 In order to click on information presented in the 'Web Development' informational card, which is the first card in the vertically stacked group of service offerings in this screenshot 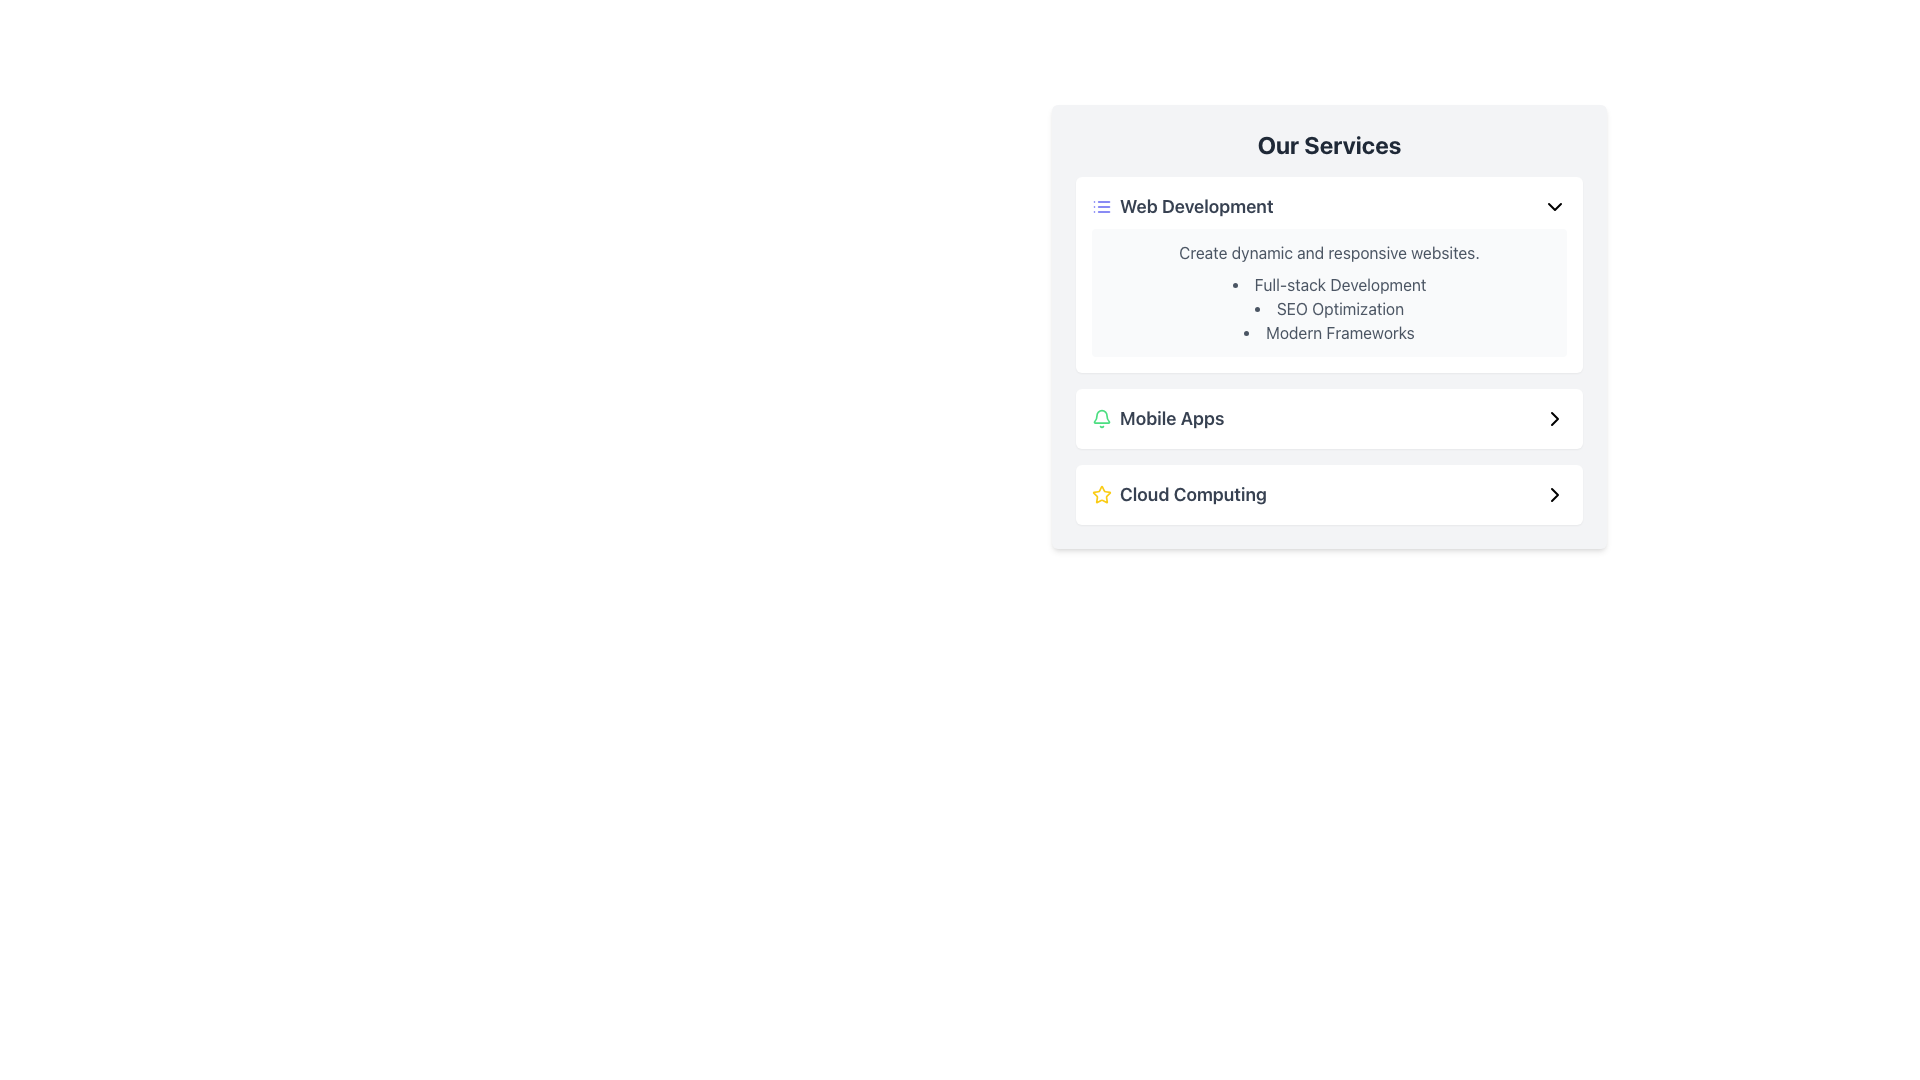, I will do `click(1329, 274)`.